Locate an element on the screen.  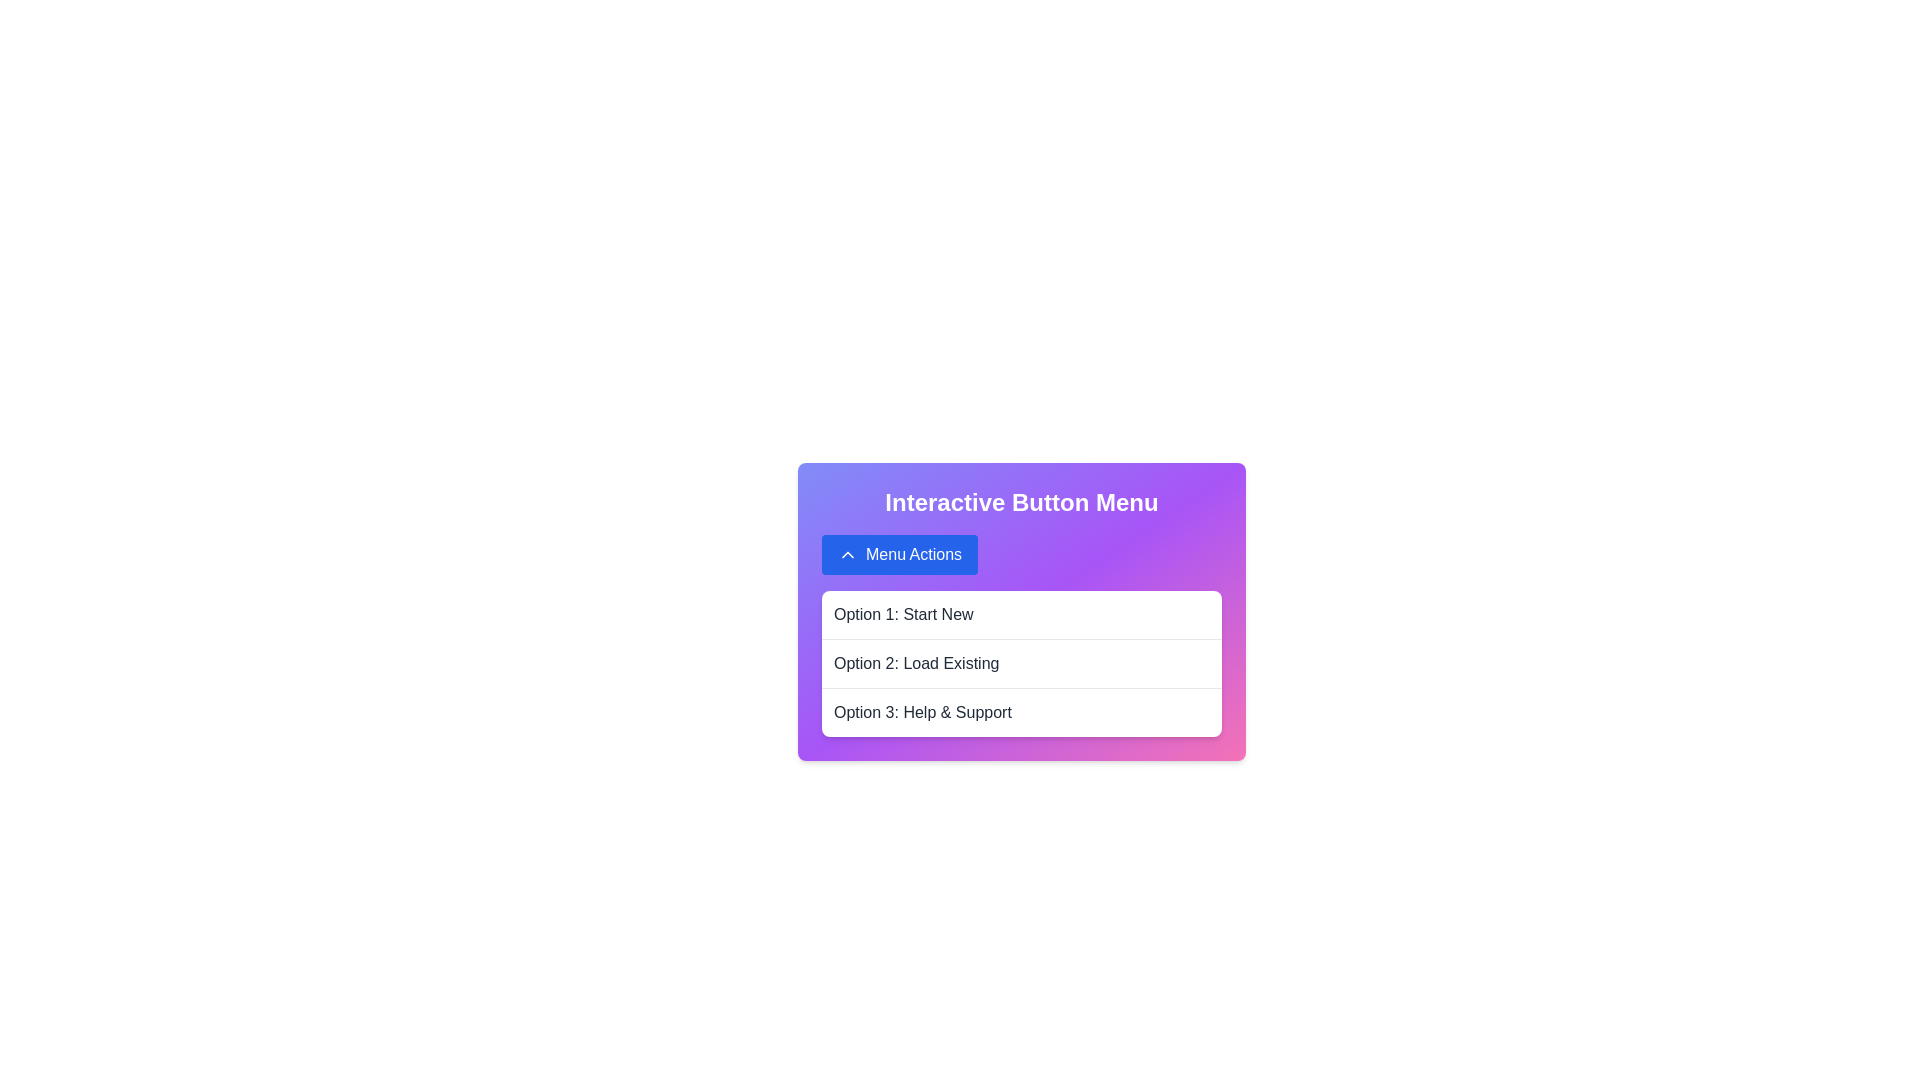
the interactive button is located at coordinates (899, 555).